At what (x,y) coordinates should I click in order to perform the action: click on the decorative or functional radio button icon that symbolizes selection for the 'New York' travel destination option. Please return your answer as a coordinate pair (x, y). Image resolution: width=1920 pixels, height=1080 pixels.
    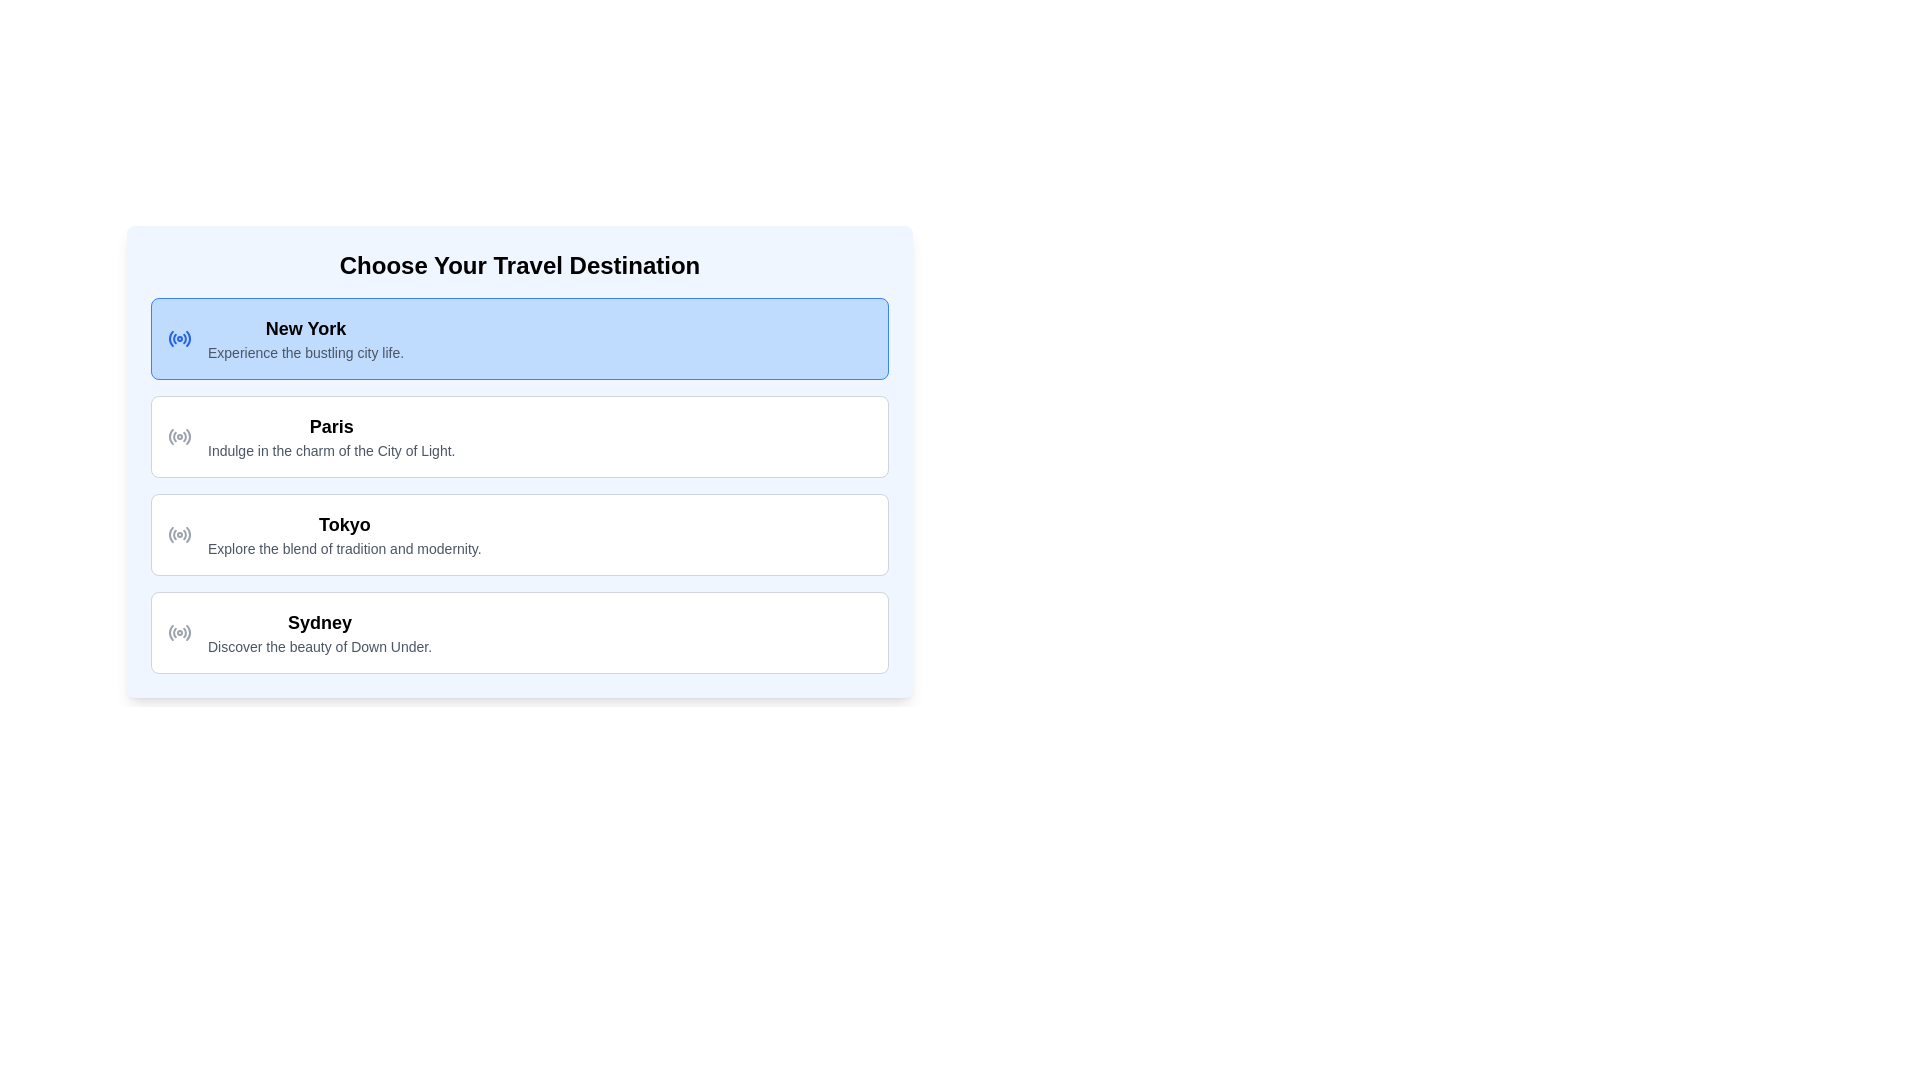
    Looking at the image, I should click on (180, 338).